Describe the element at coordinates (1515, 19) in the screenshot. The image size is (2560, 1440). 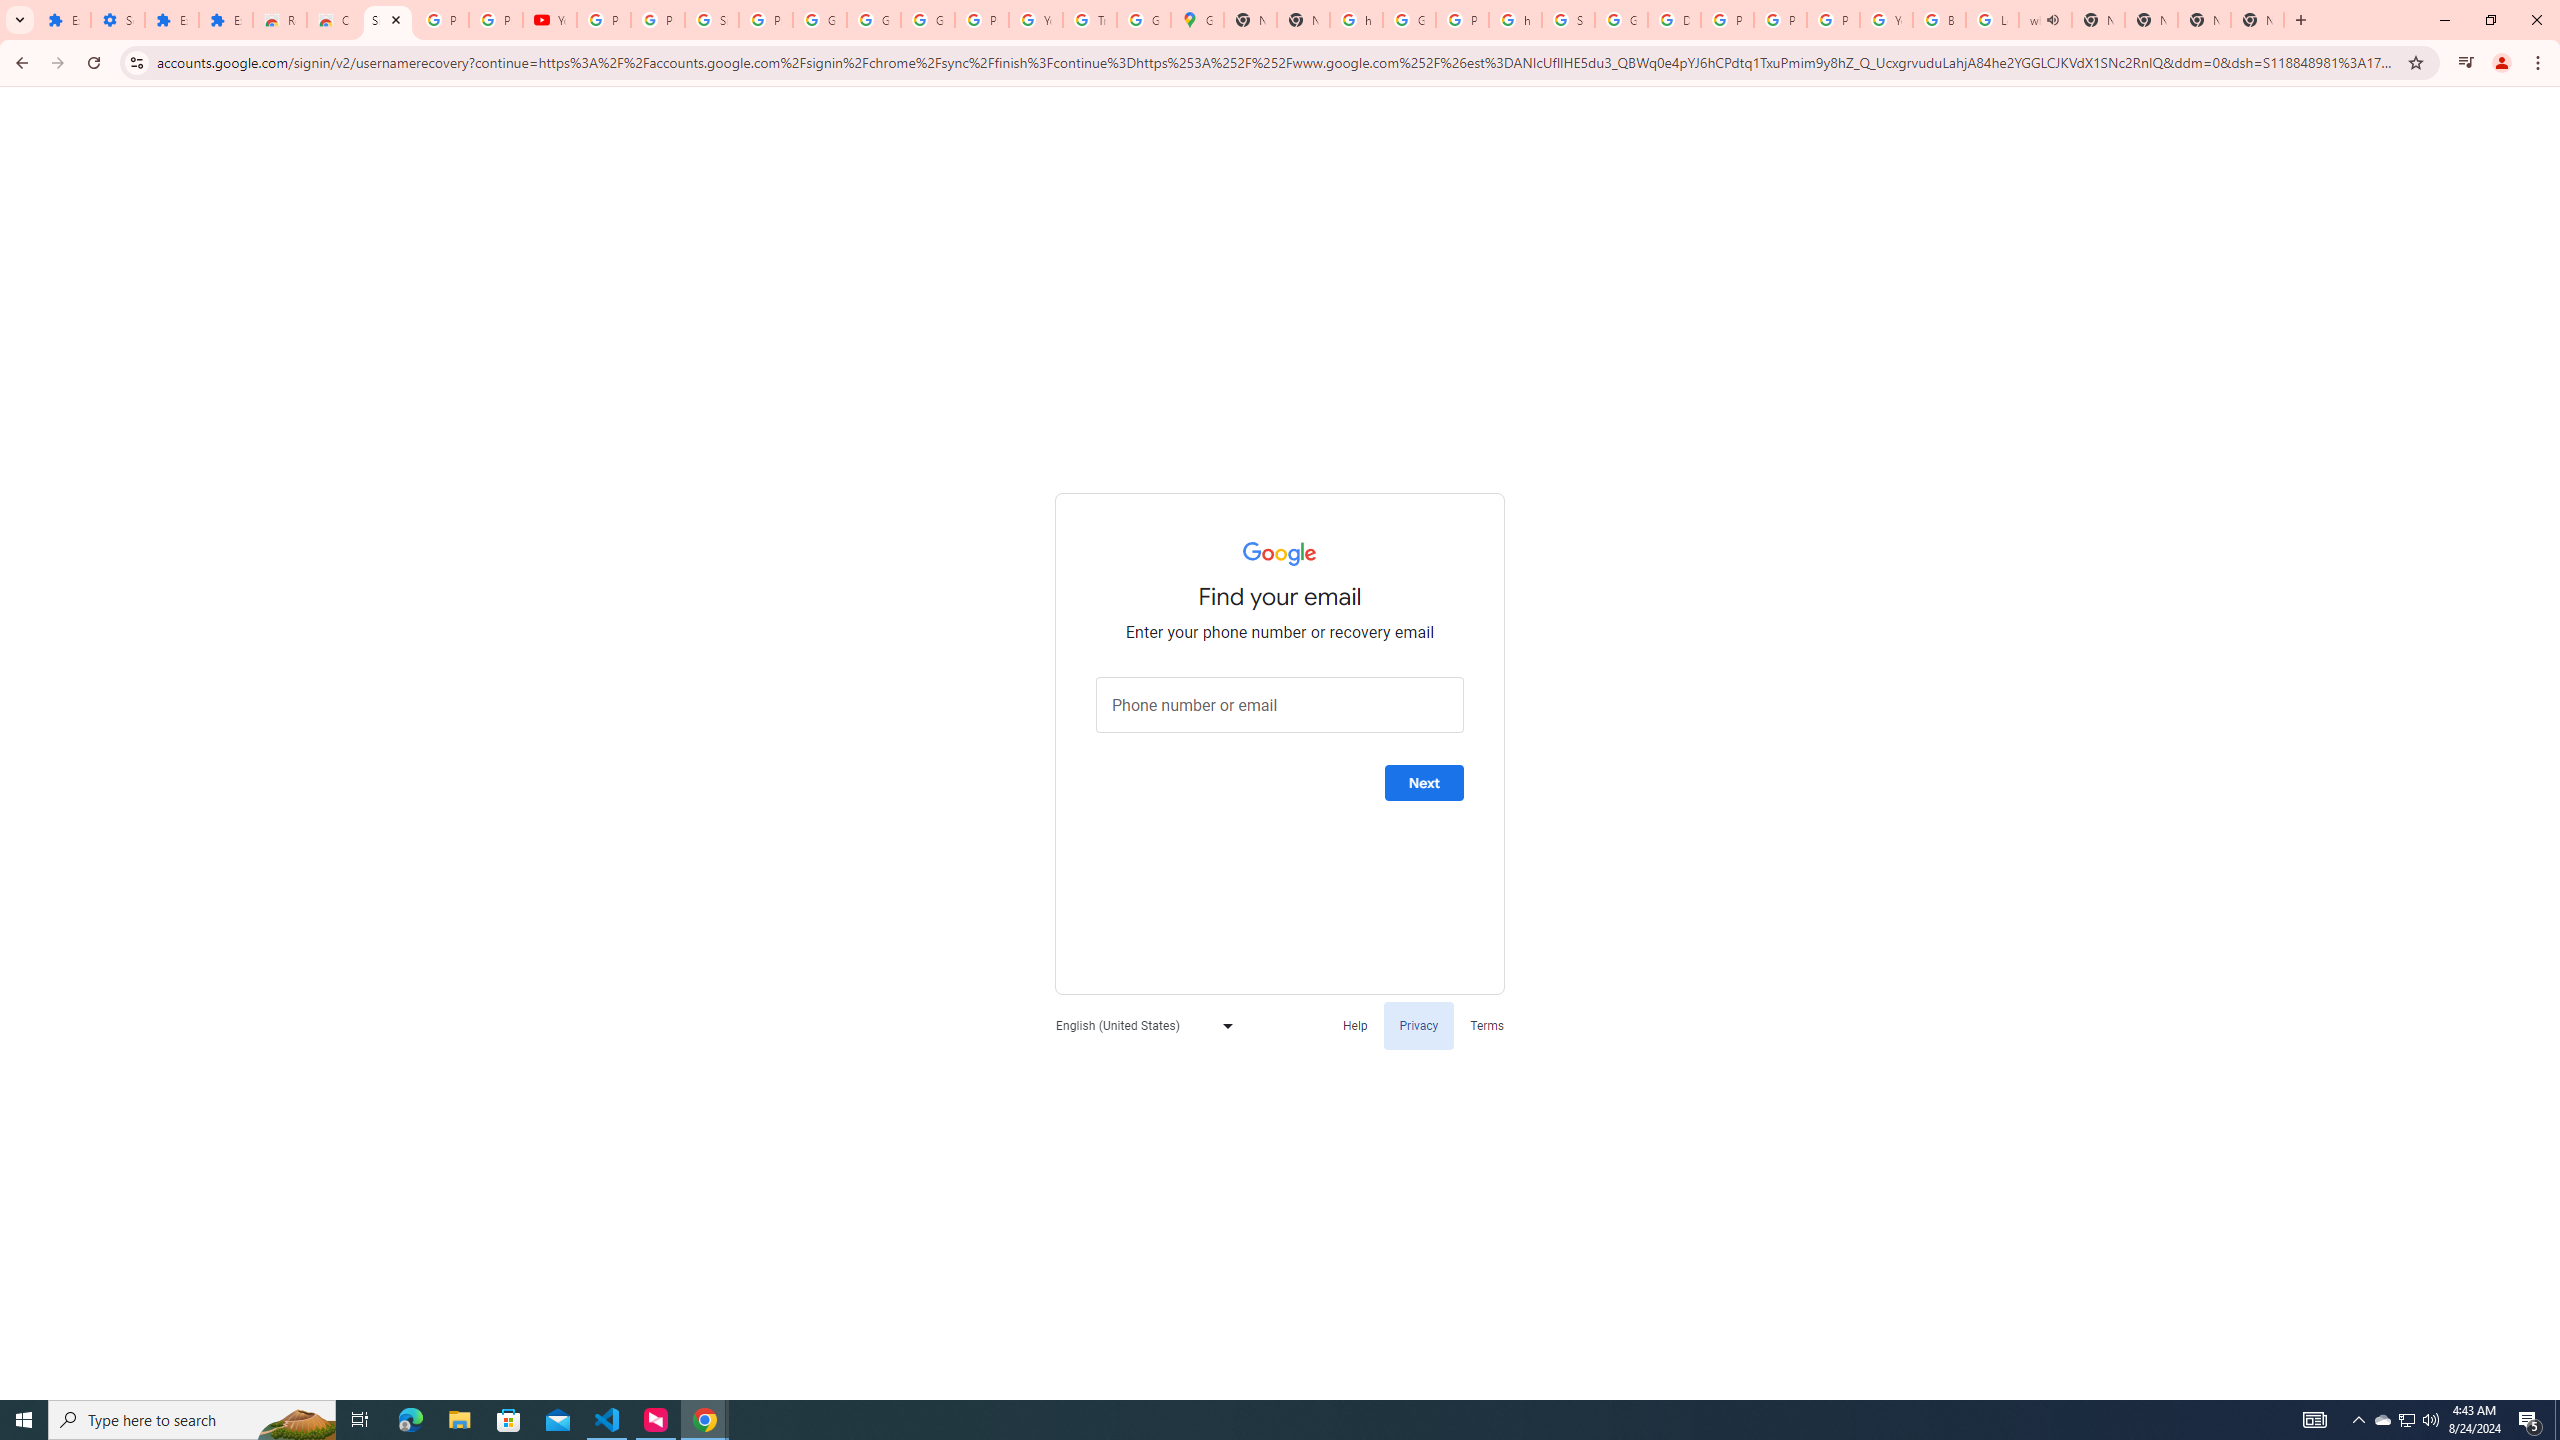
I see `'https://scholar.google.com/'` at that location.